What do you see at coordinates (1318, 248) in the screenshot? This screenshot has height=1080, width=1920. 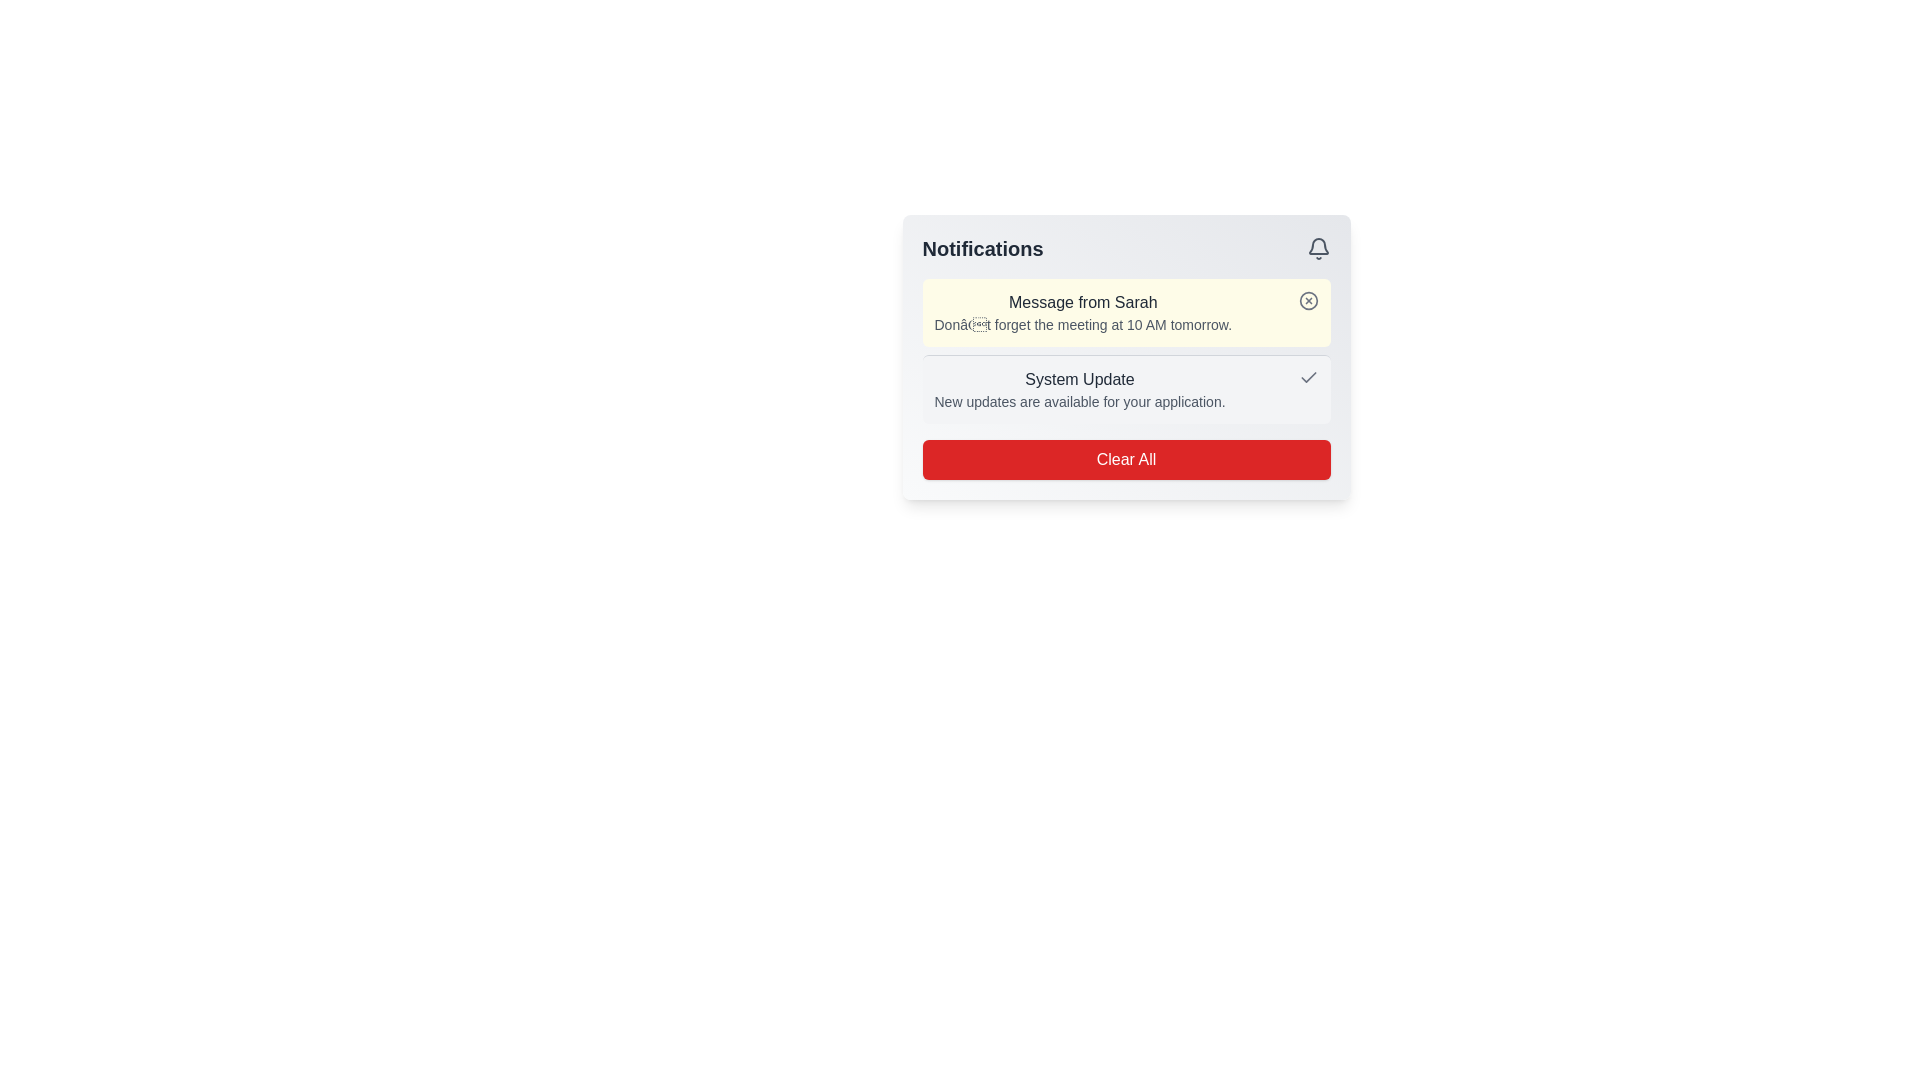 I see `the gray bell icon located in the top-right corner of the Notifications header, adjacent to the text 'Notifications'` at bounding box center [1318, 248].